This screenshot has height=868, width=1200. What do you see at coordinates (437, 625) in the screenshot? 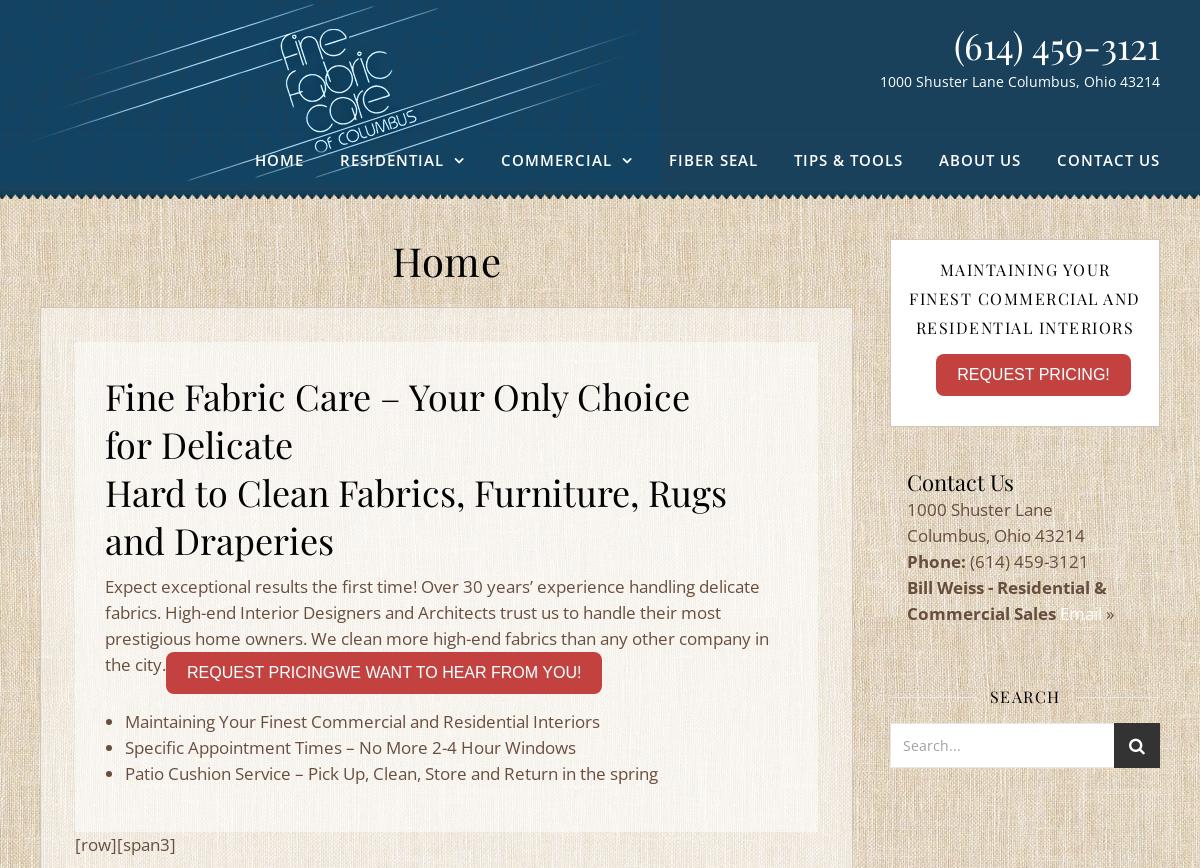
I see `'Expect exceptional results the first time! Over 30 years’ experience handling delicate fabrics. High-end Interior Designers and Architects trust us to handle their most prestigious home owners. We clean more high-end fabrics than any other company in the city.'` at bounding box center [437, 625].